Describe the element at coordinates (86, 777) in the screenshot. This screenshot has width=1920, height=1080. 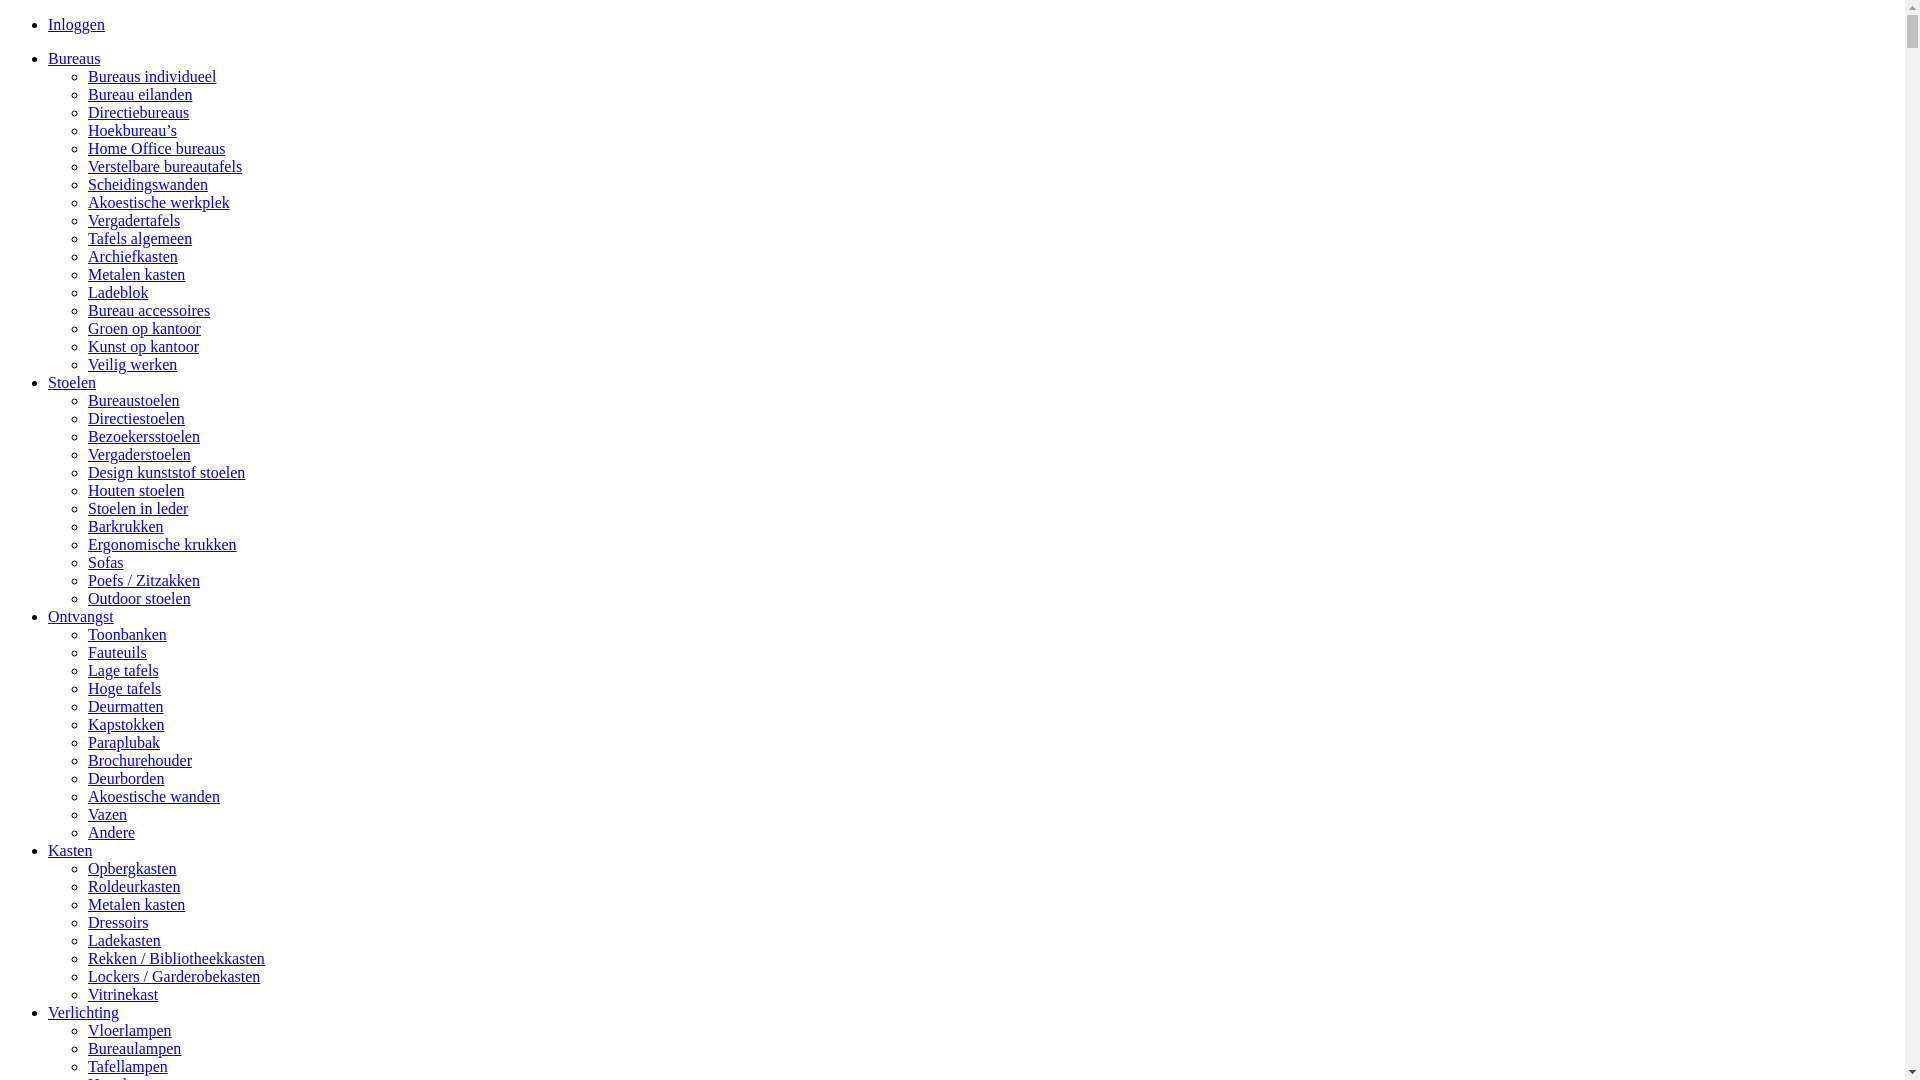
I see `'Deurborden'` at that location.